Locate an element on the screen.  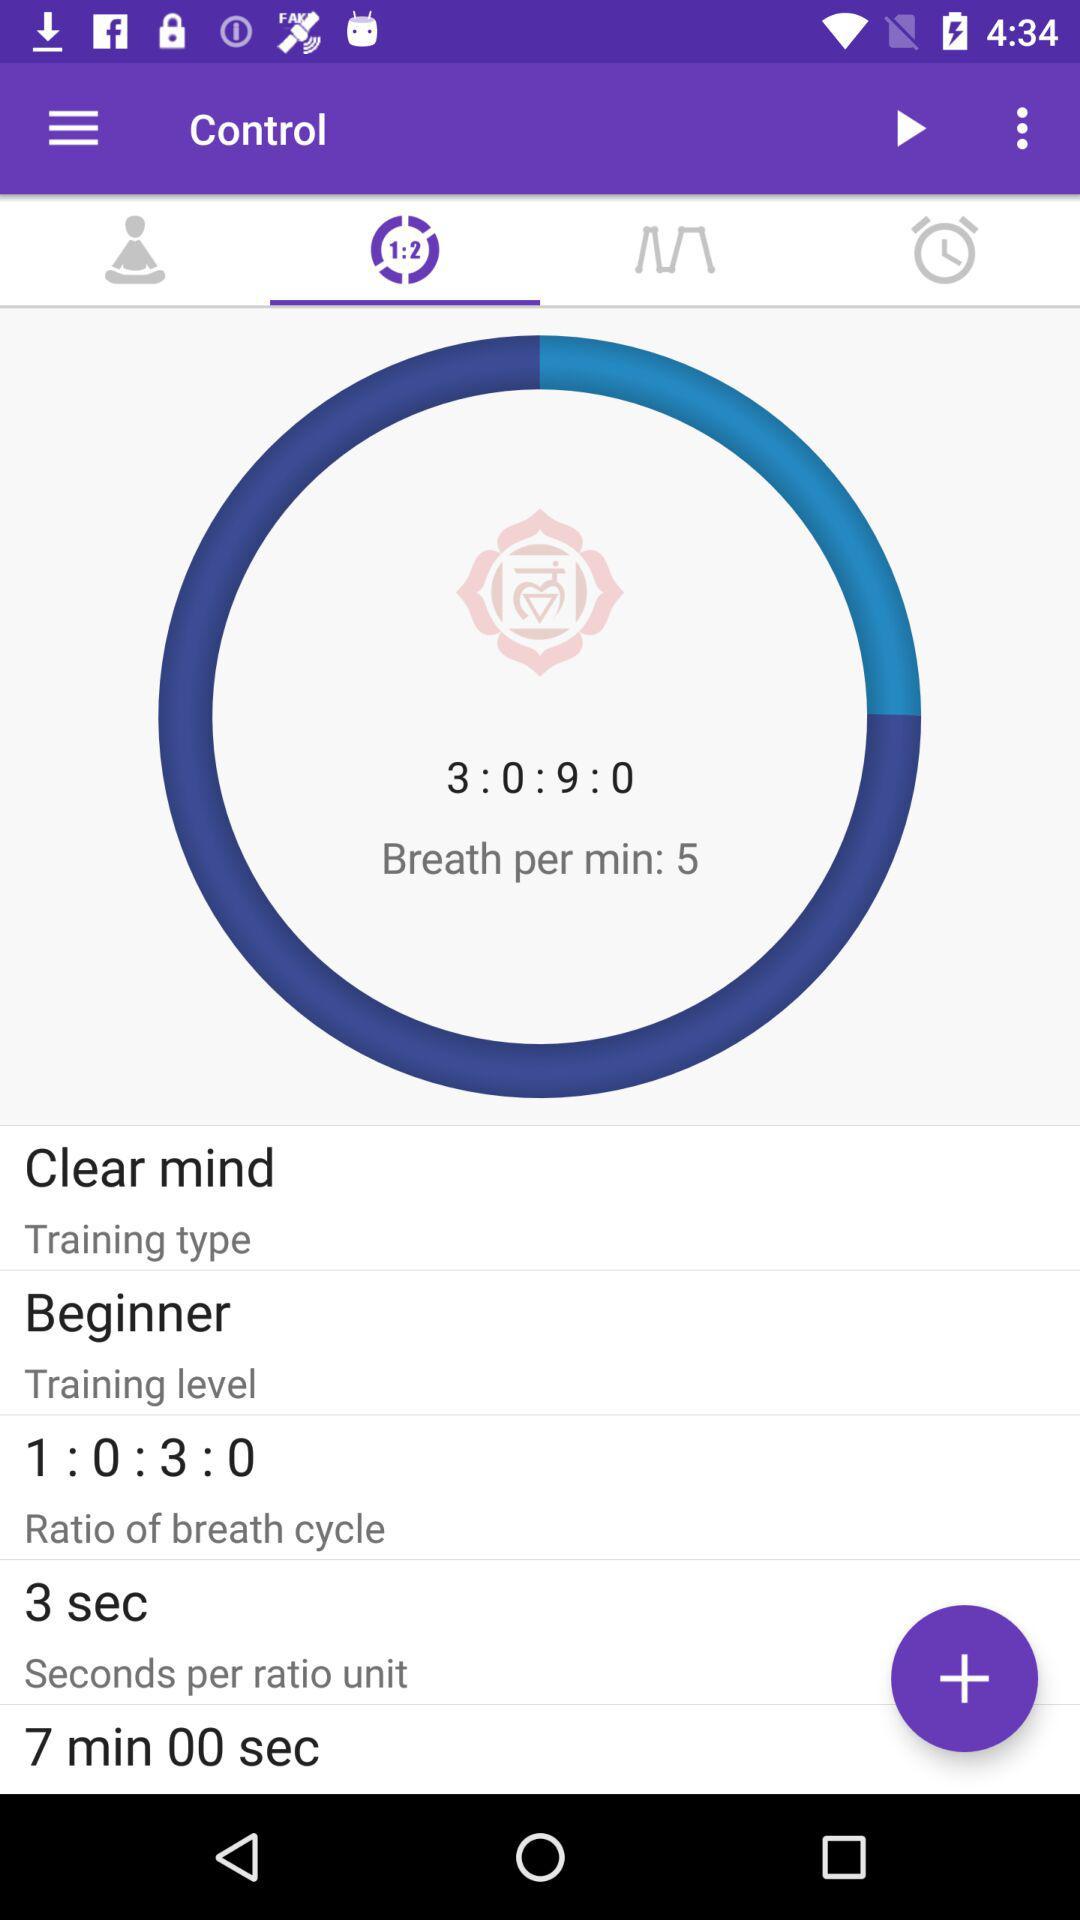
clear mind is located at coordinates (540, 1165).